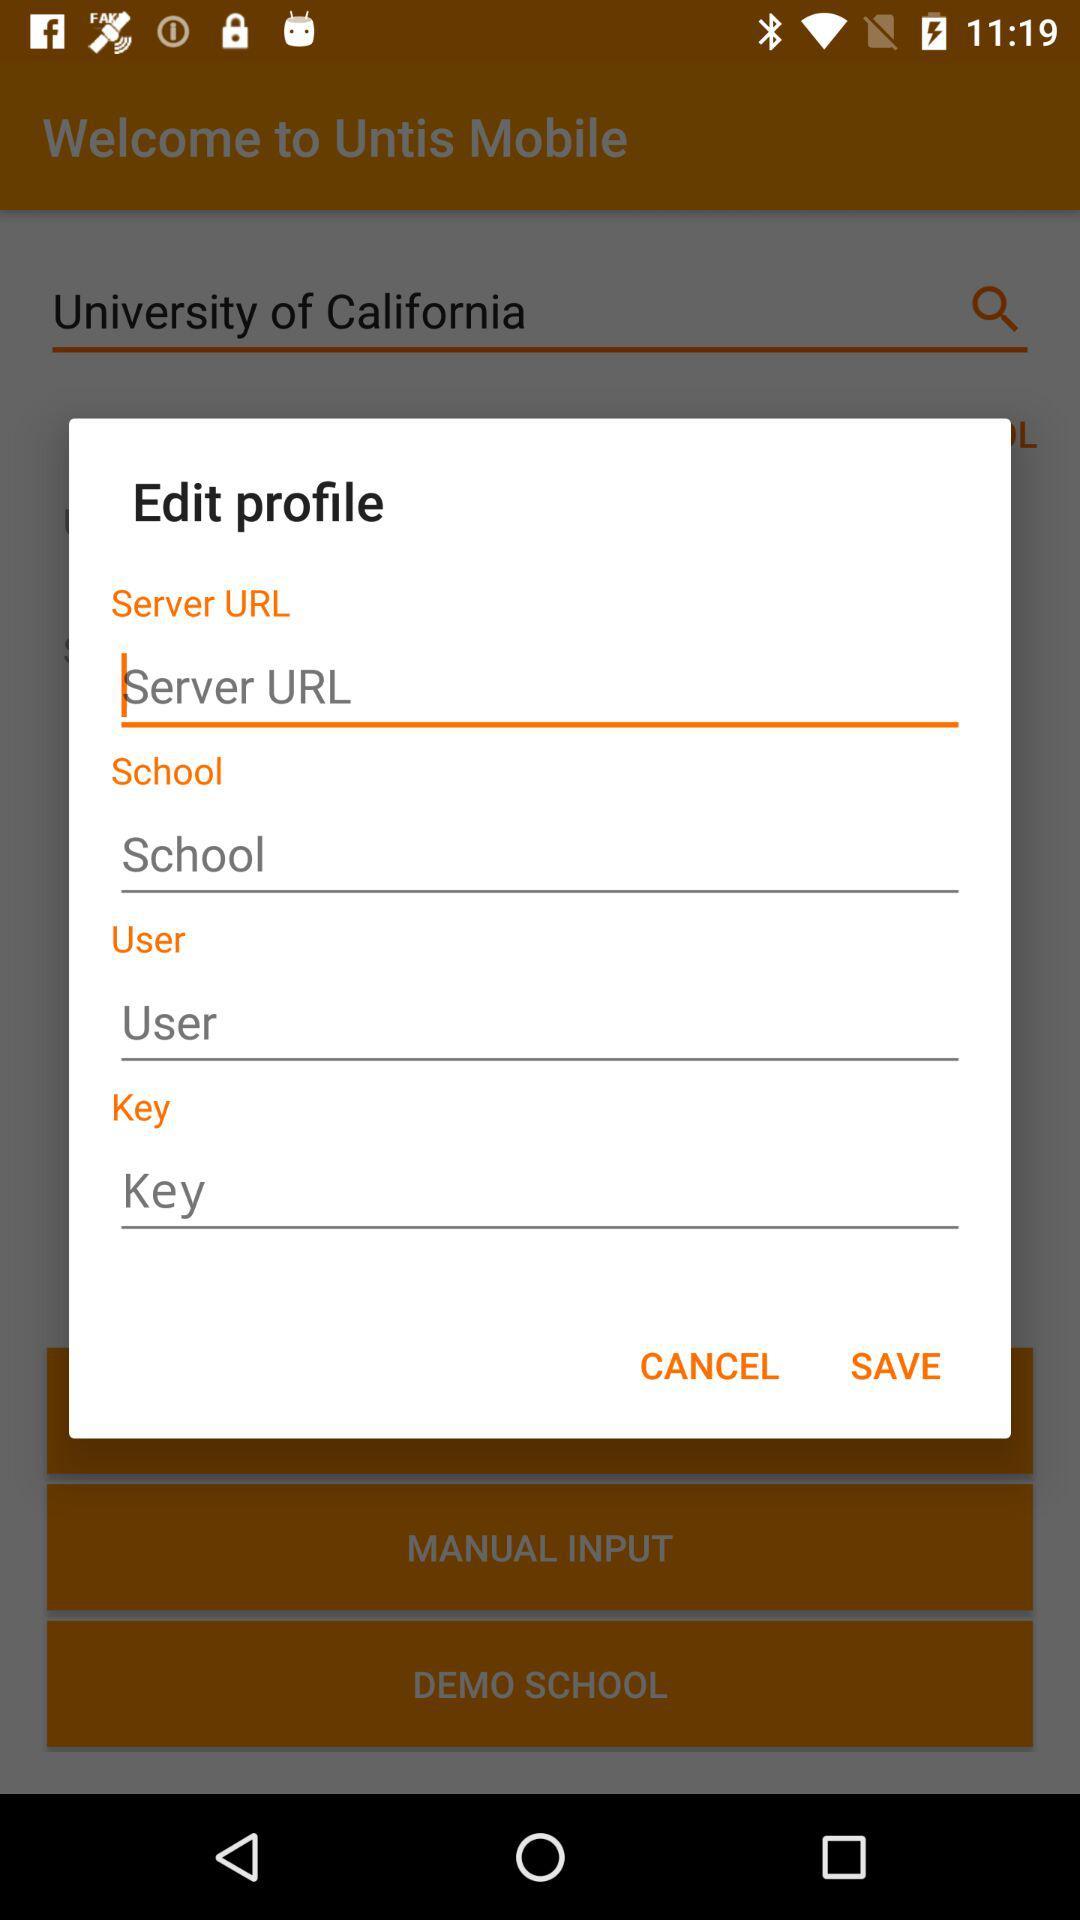 The height and width of the screenshot is (1920, 1080). What do you see at coordinates (540, 1190) in the screenshot?
I see `insert key` at bounding box center [540, 1190].